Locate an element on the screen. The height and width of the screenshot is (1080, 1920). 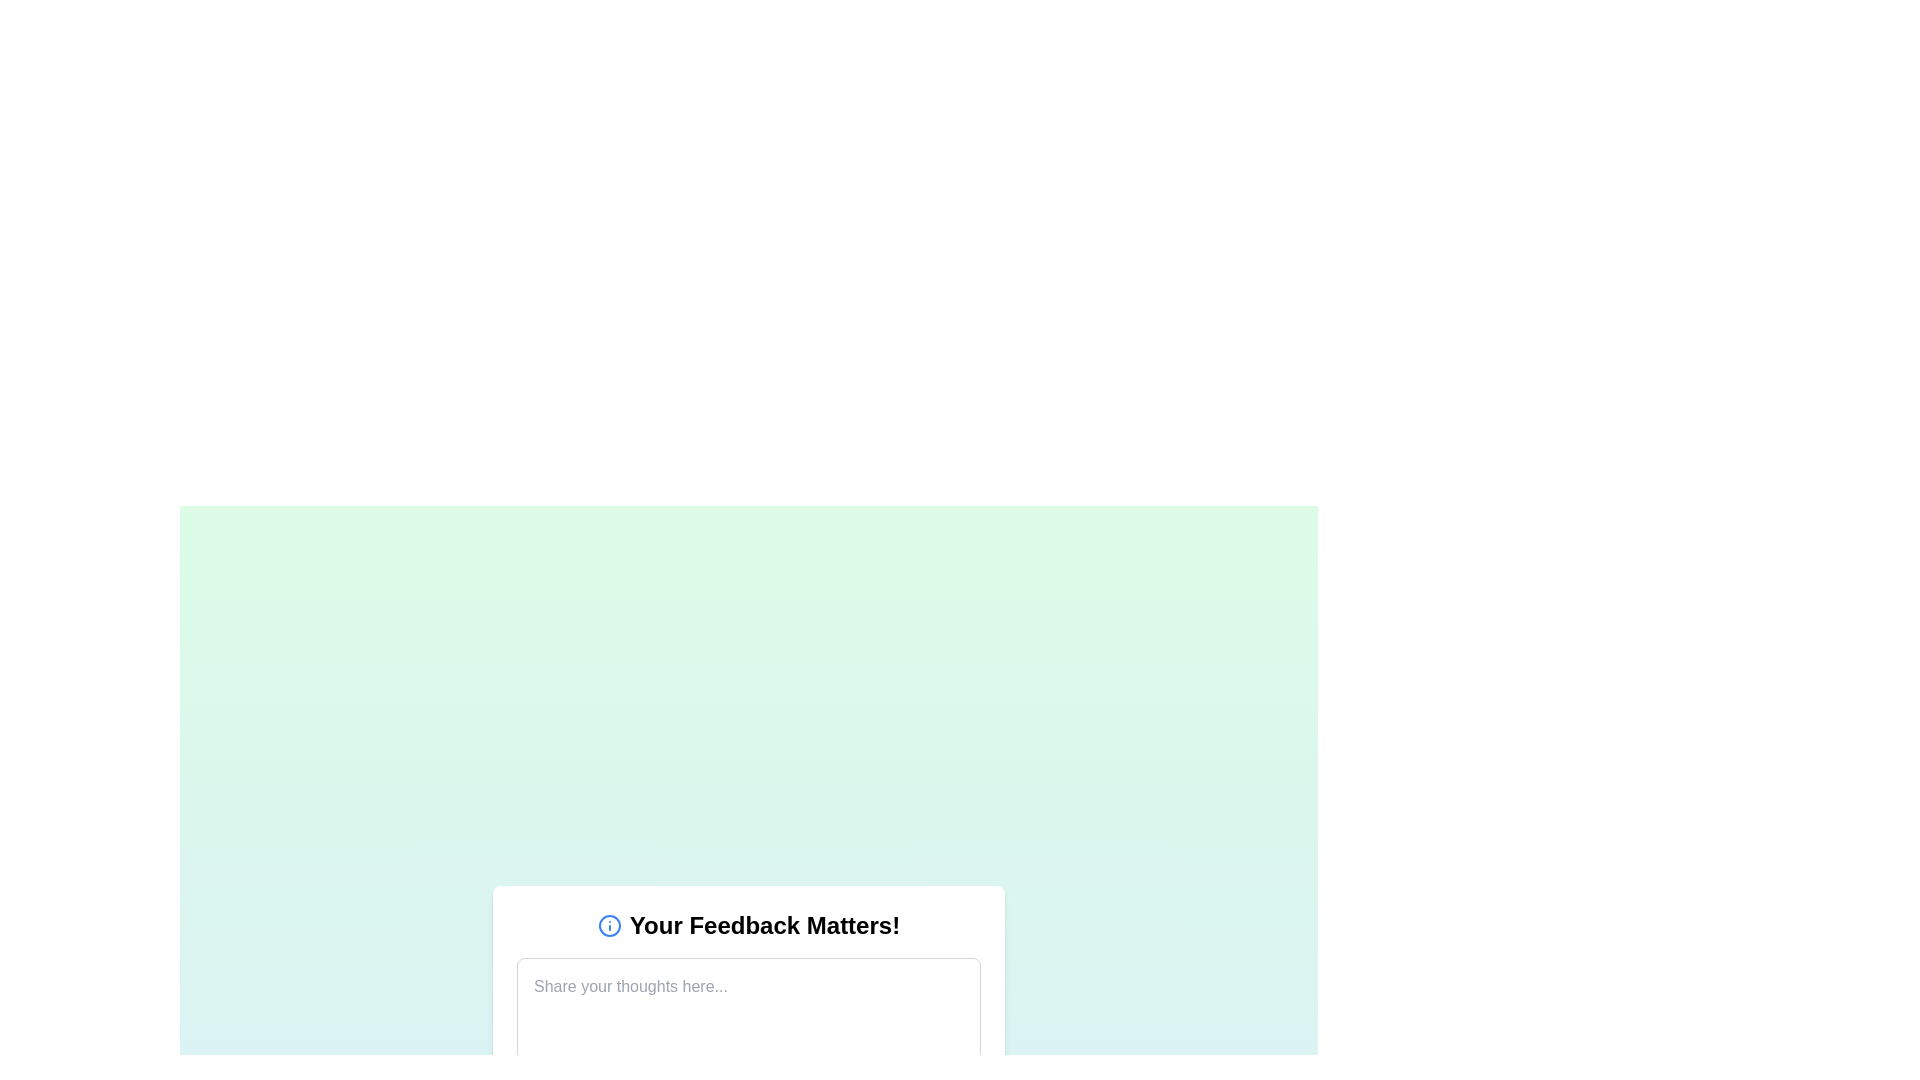
the Text label with an accompanying icon at the top of the feedback form, which serves as a header to emphasize the importance of user feedback is located at coordinates (747, 925).